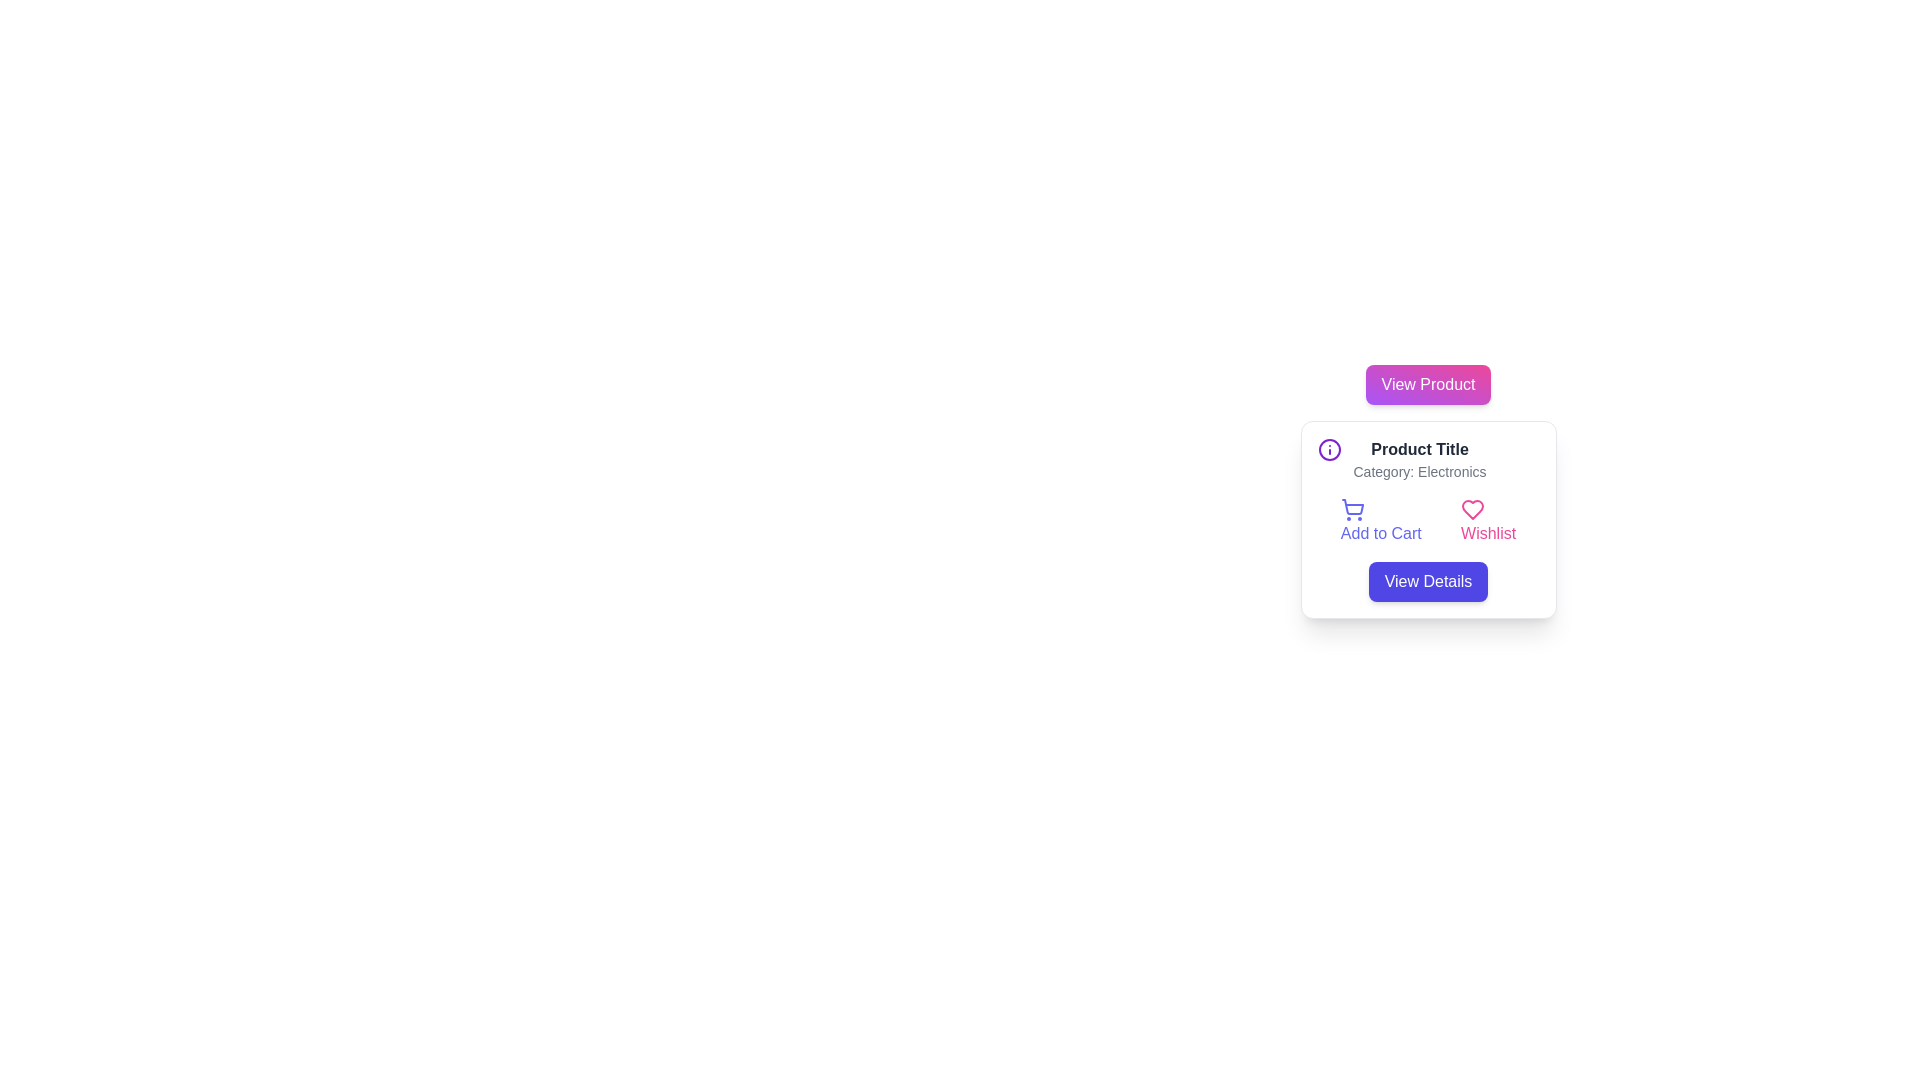 The width and height of the screenshot is (1920, 1080). Describe the element at coordinates (1380, 520) in the screenshot. I see `the blue 'Add to Cart' button with a shopping cart icon located below the product title` at that location.